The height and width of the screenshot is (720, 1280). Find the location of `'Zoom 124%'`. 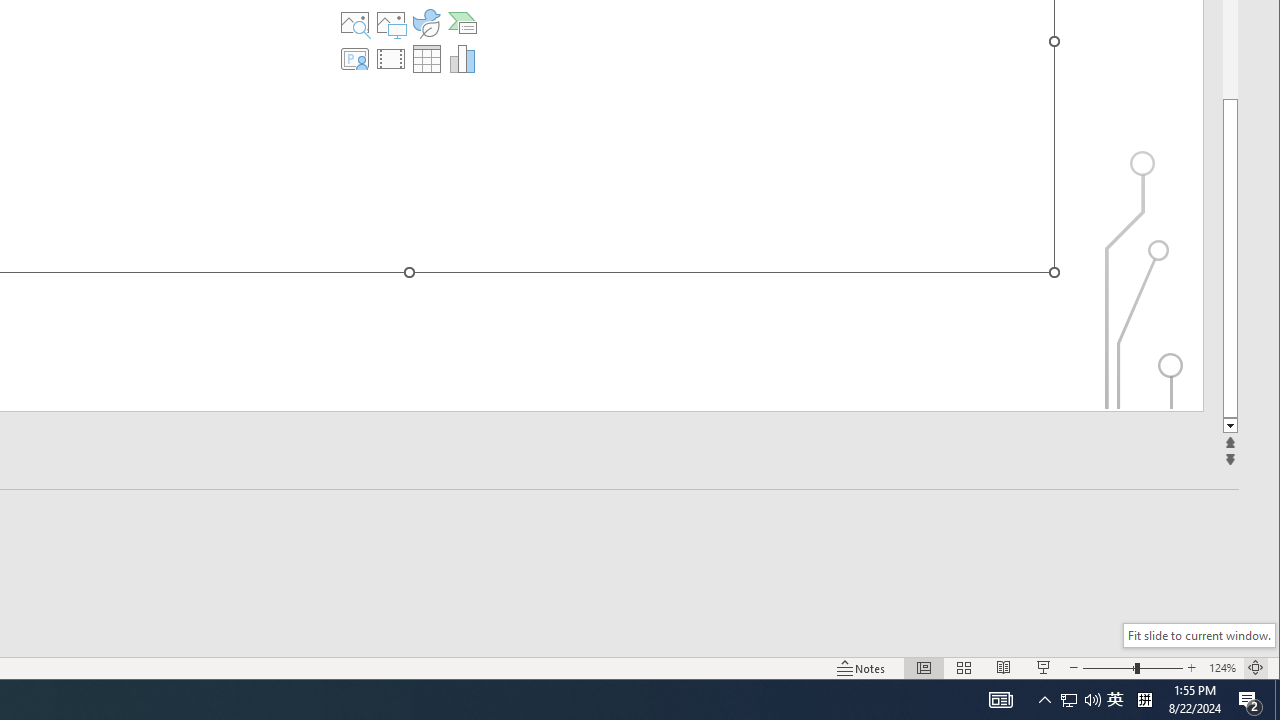

'Zoom 124%' is located at coordinates (1221, 668).